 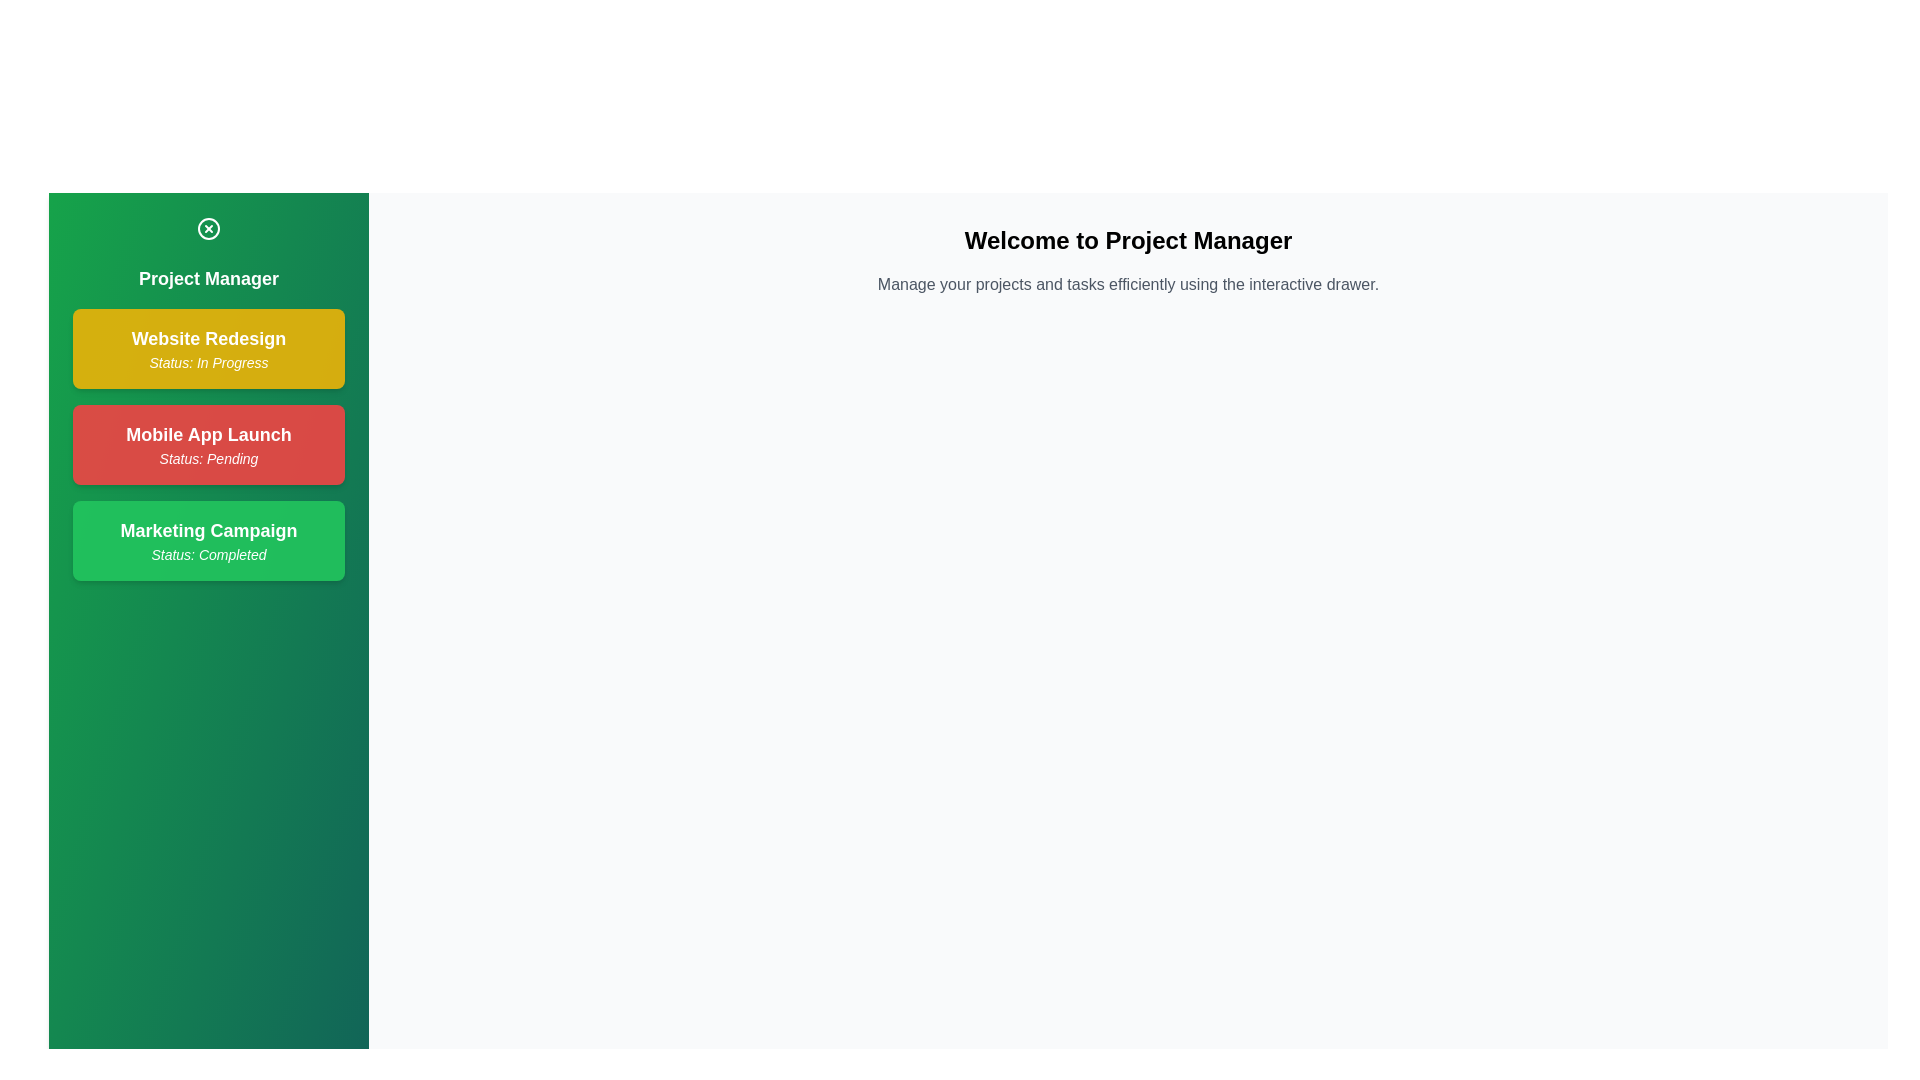 What do you see at coordinates (209, 227) in the screenshot?
I see `the toggle button to toggle the drawer open or close` at bounding box center [209, 227].